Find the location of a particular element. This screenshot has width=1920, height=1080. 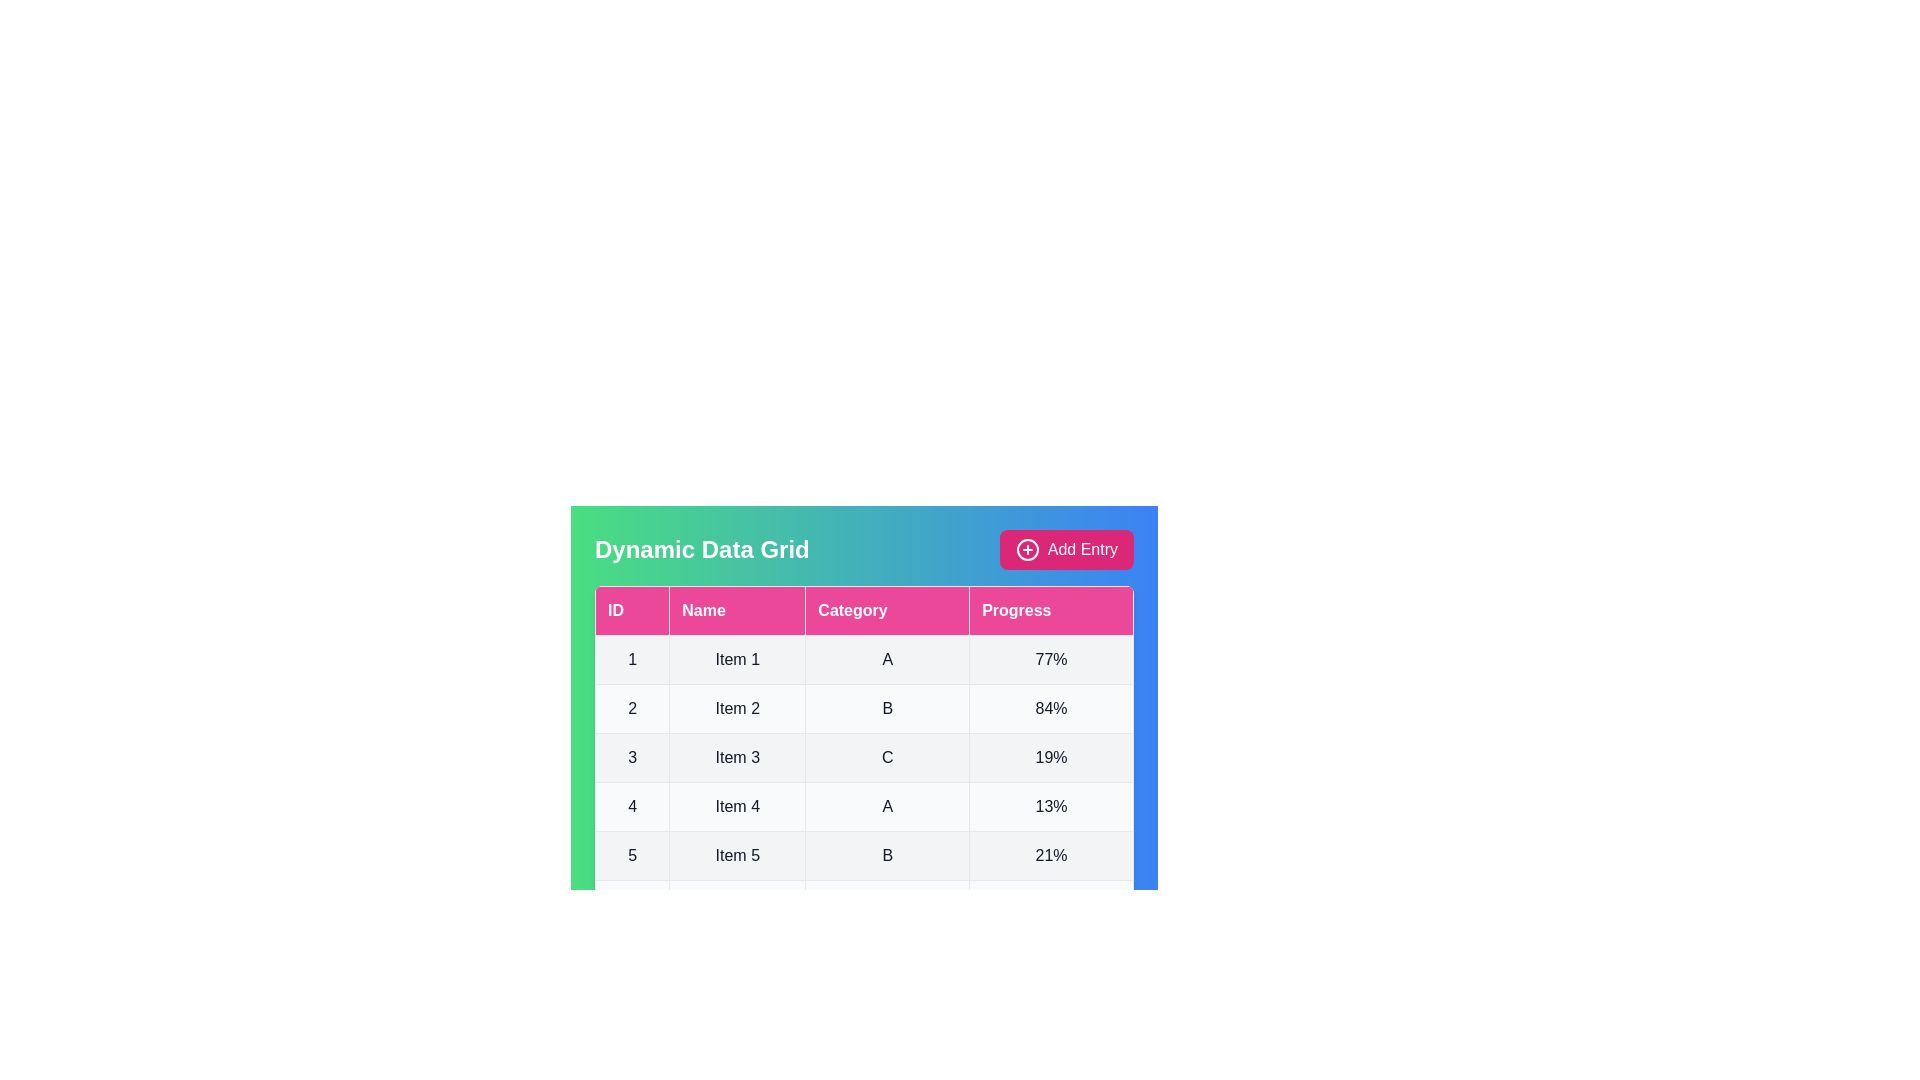

the 'Add Entry' button to add a new item is located at coordinates (1065, 550).